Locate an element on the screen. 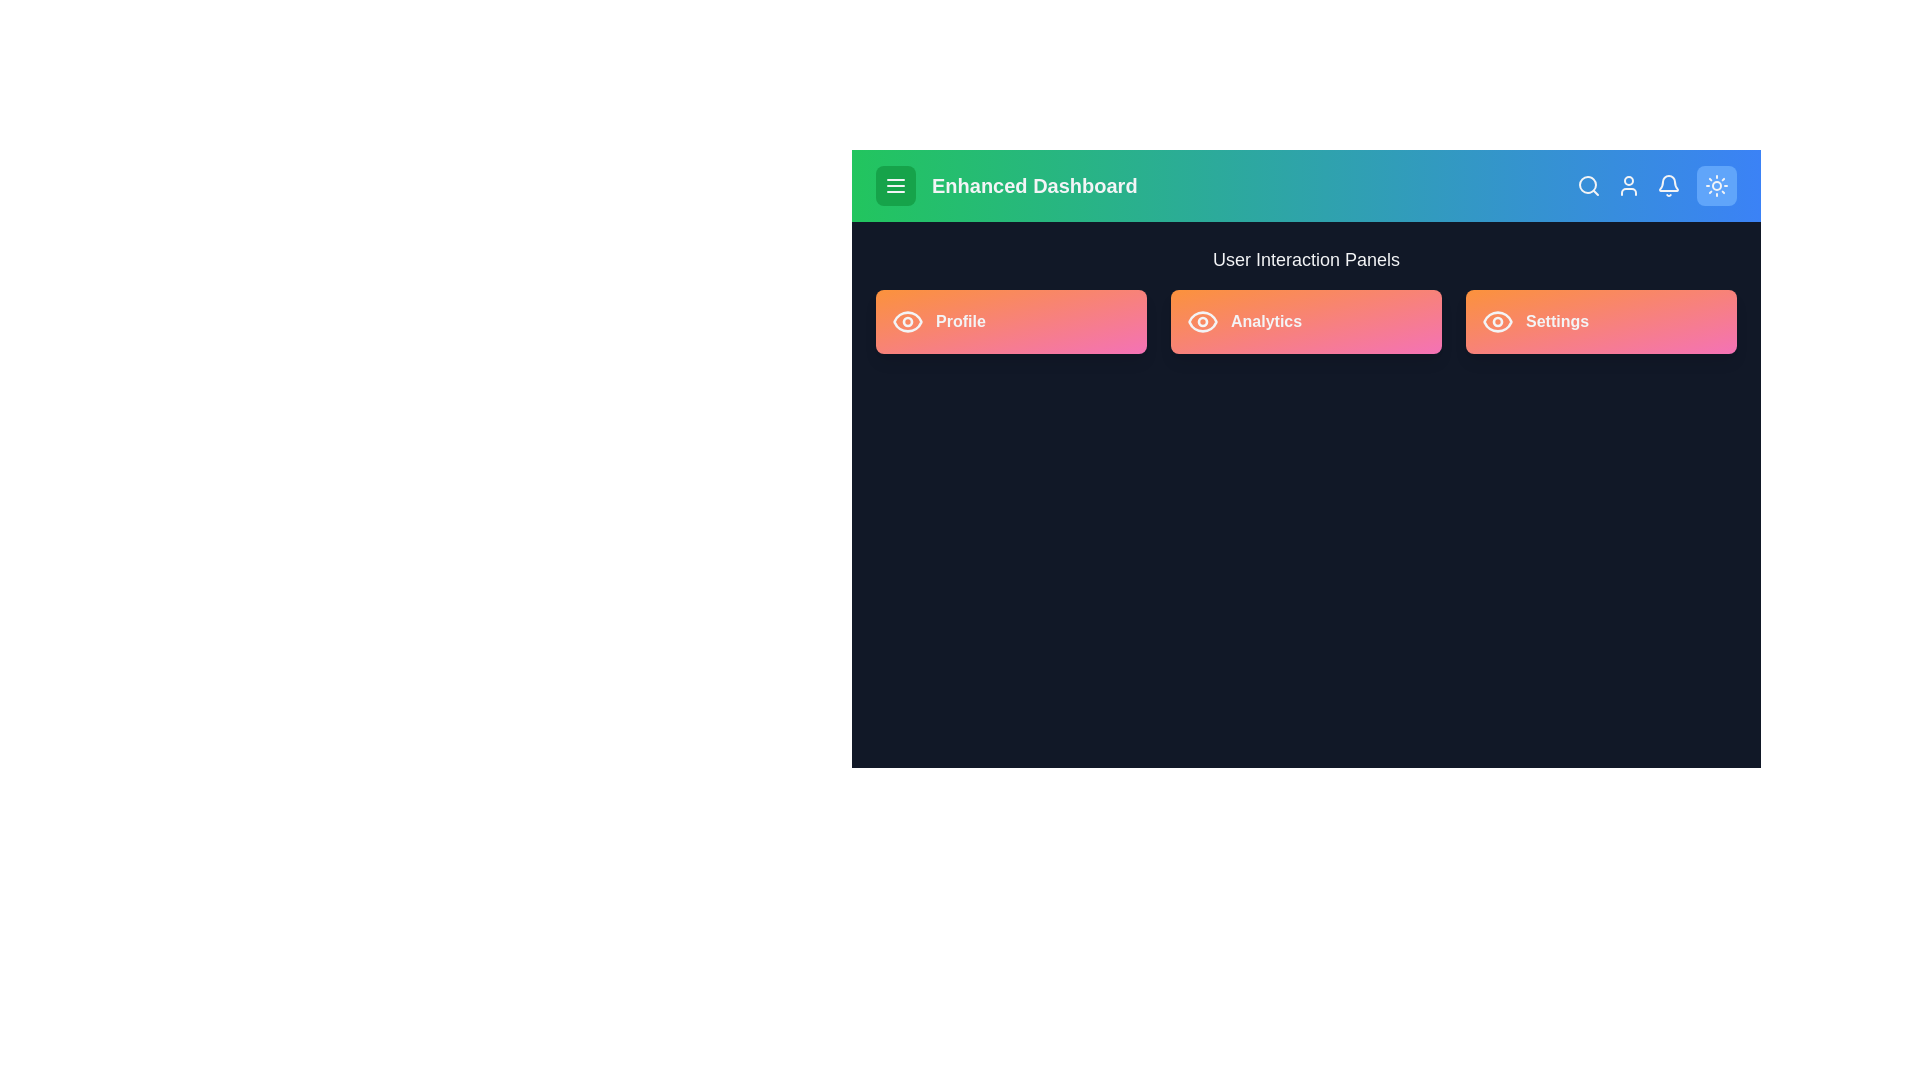 The width and height of the screenshot is (1920, 1080). the 'Settings' panel to interact with it is located at coordinates (1601, 320).